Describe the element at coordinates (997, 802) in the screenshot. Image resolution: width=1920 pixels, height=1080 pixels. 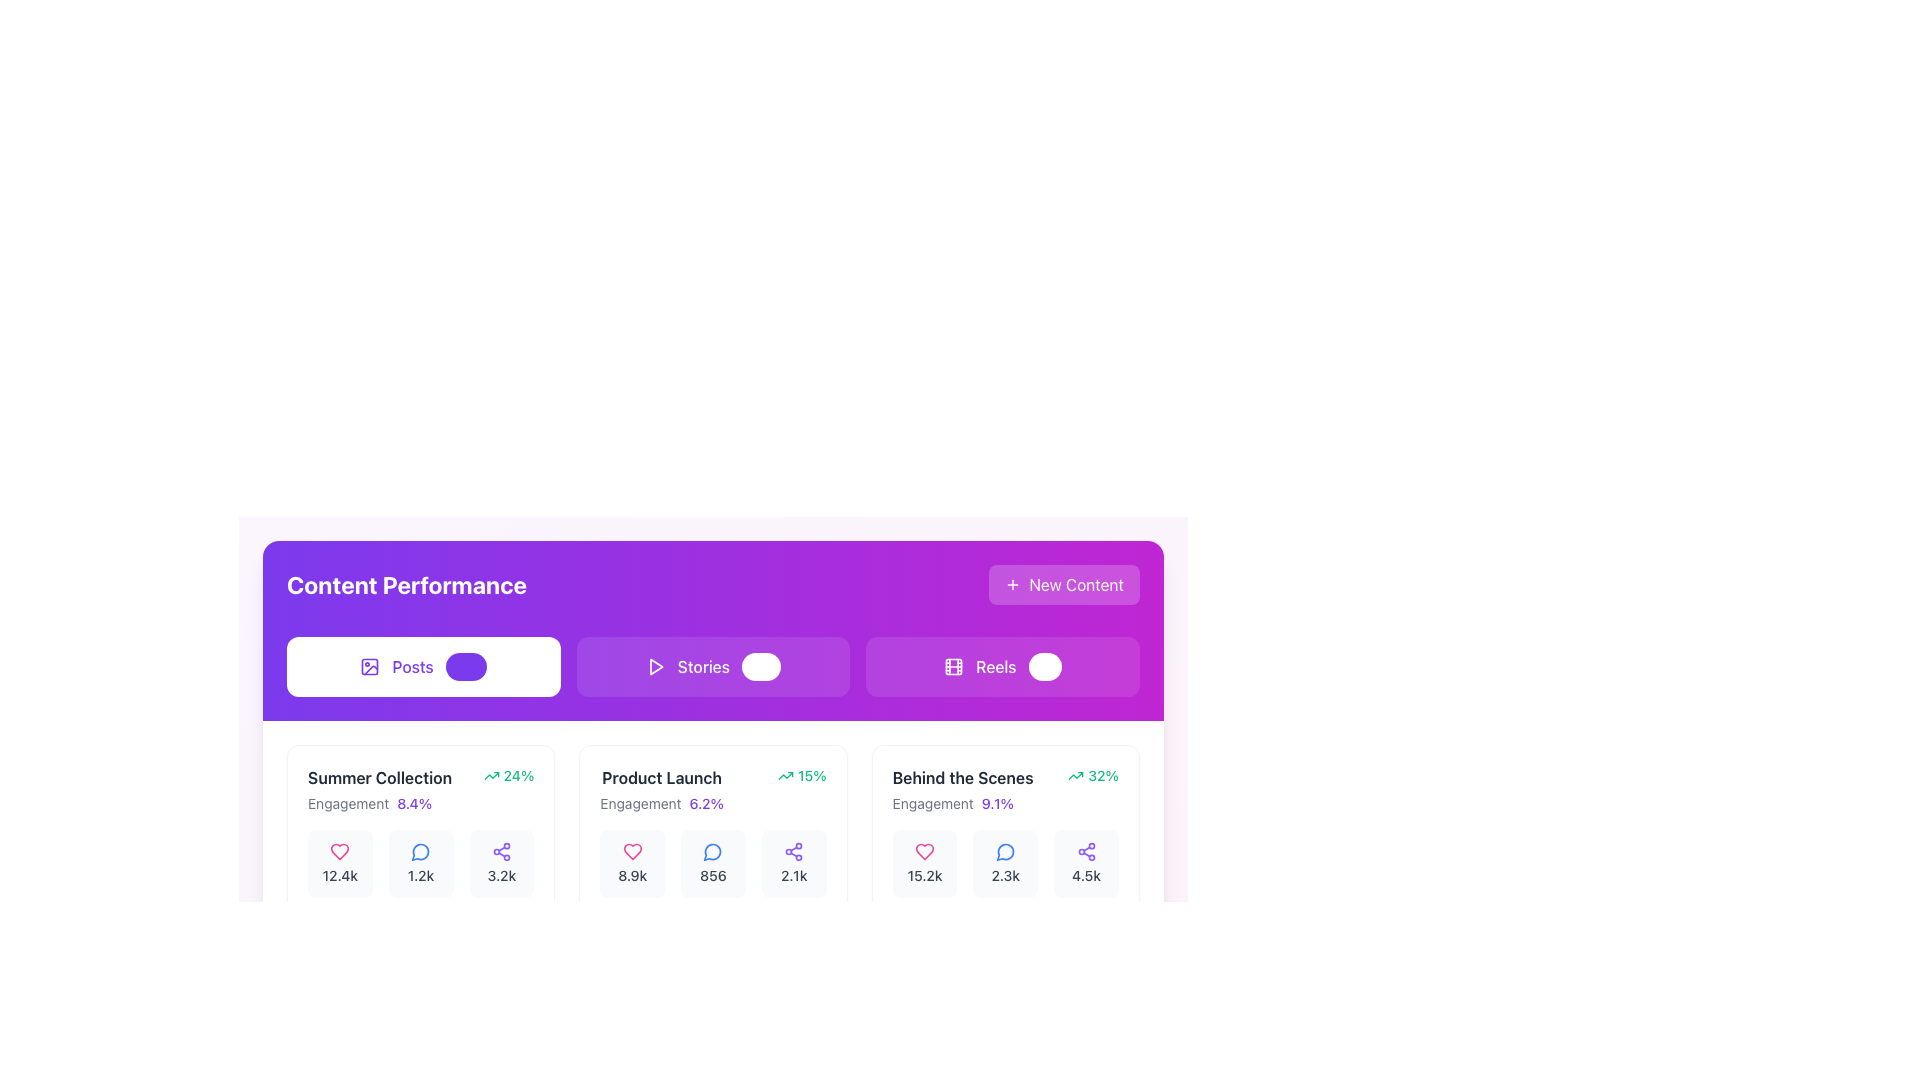
I see `the violet-colored text '9.1%' located to the right of the word 'Engagement' within the second card below the purple header bar labeled 'Content Performance'` at that location.